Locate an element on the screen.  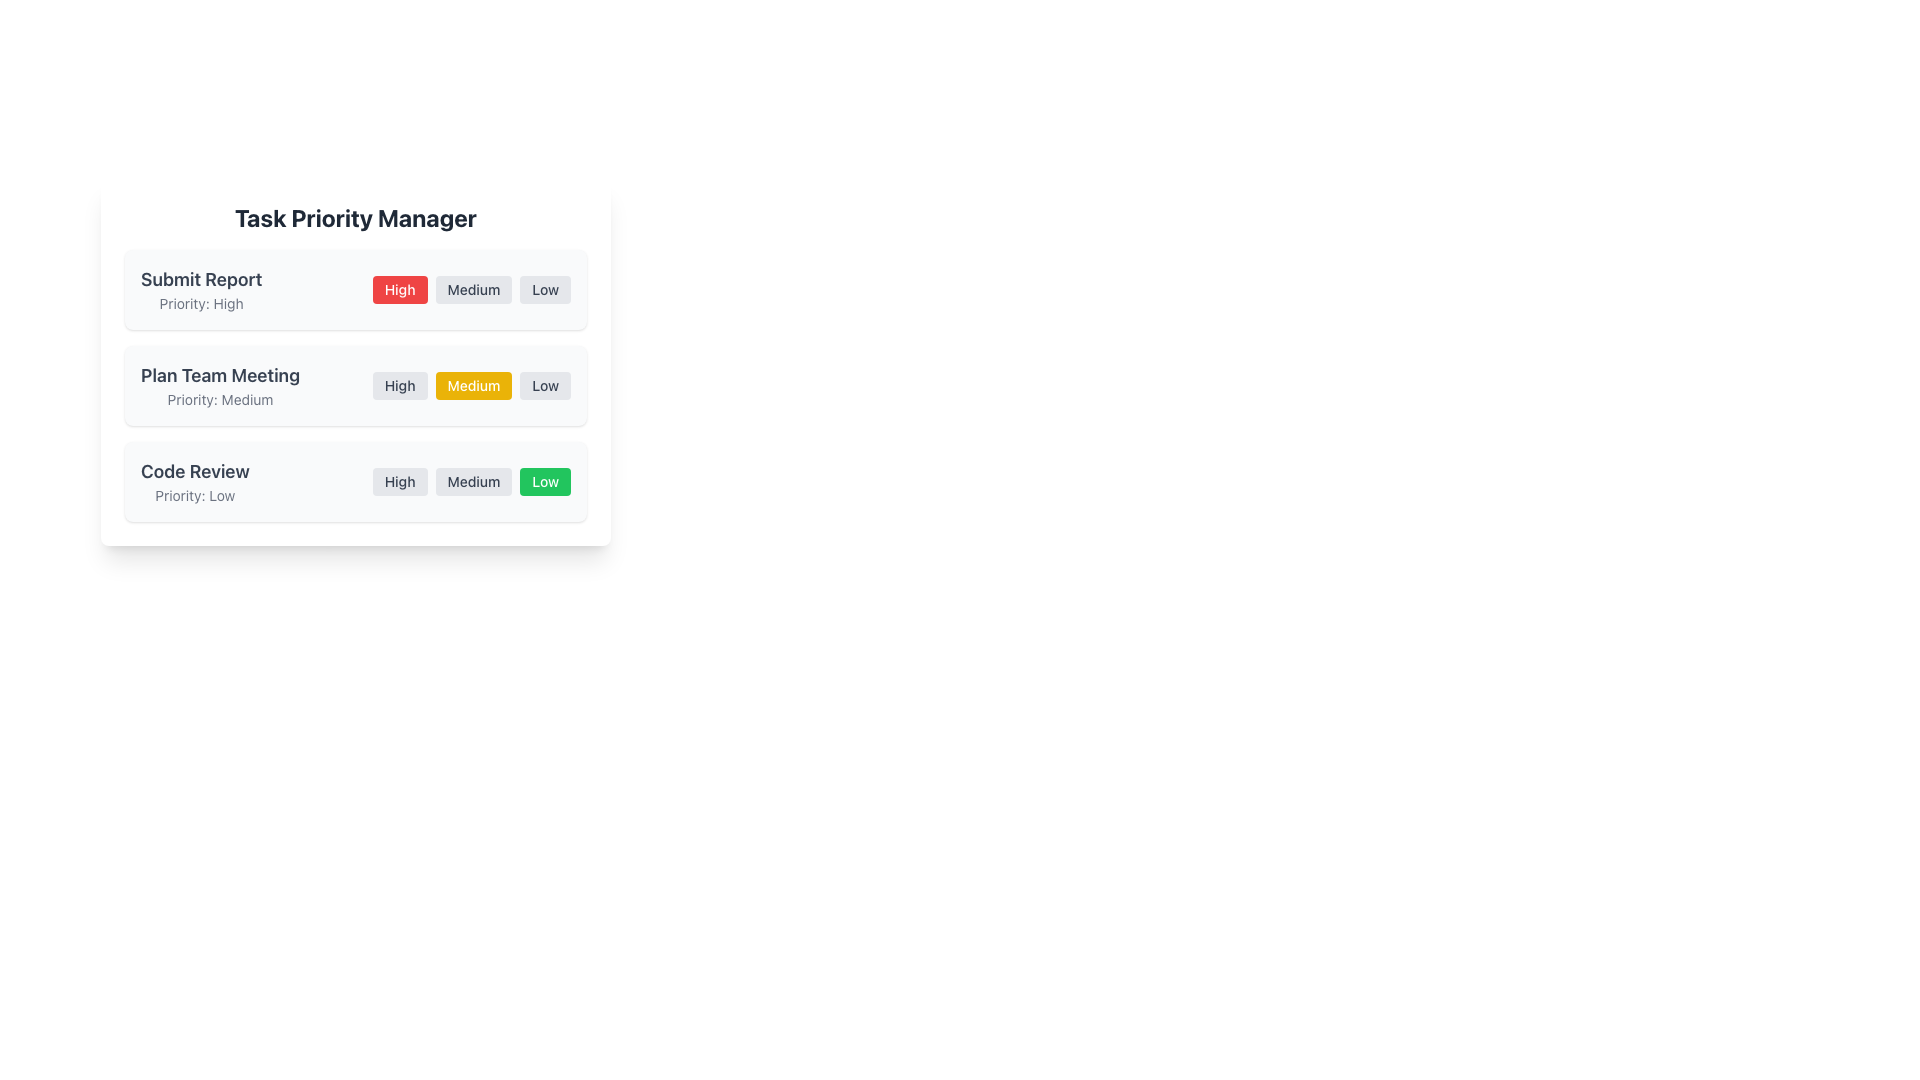
the text label displaying 'Priority: High', which is positioned below the 'Submit Report' title in the task management interface is located at coordinates (201, 304).